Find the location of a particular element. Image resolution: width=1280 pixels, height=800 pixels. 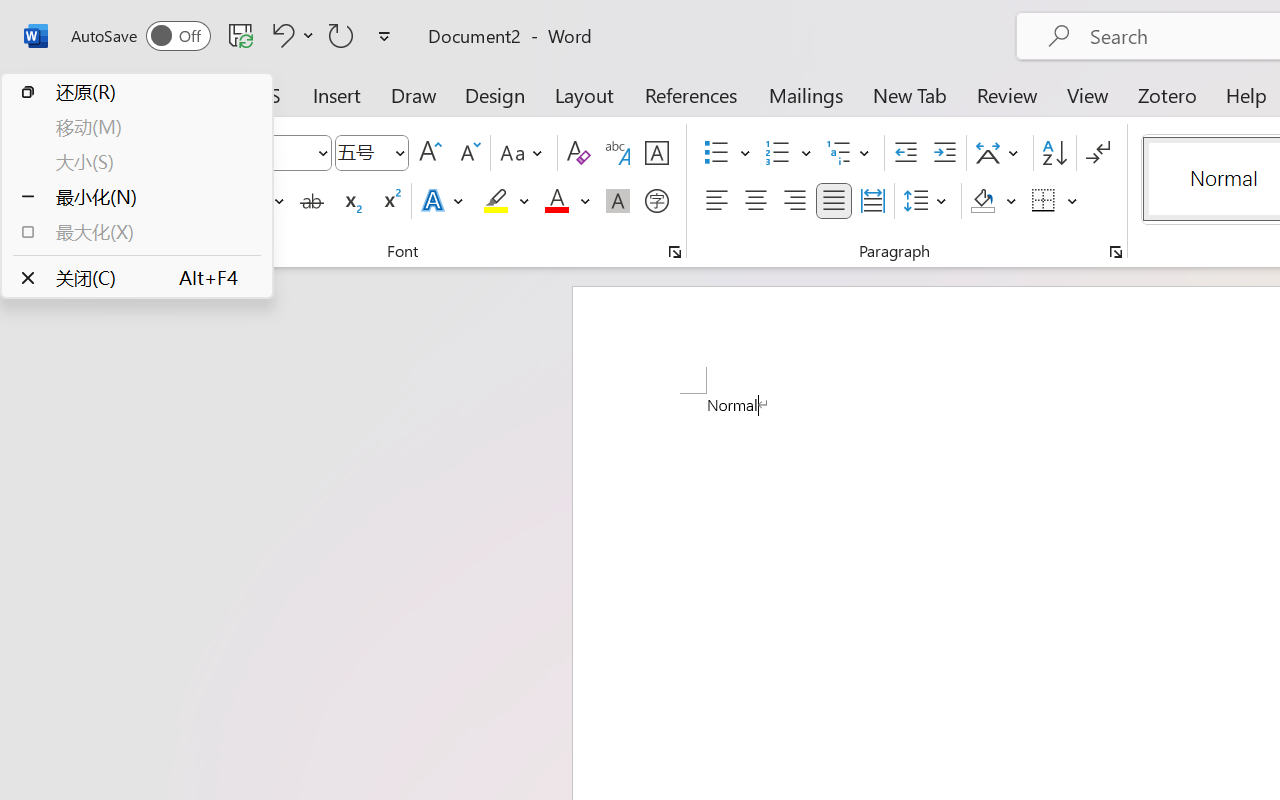

'Borders' is located at coordinates (1043, 201).